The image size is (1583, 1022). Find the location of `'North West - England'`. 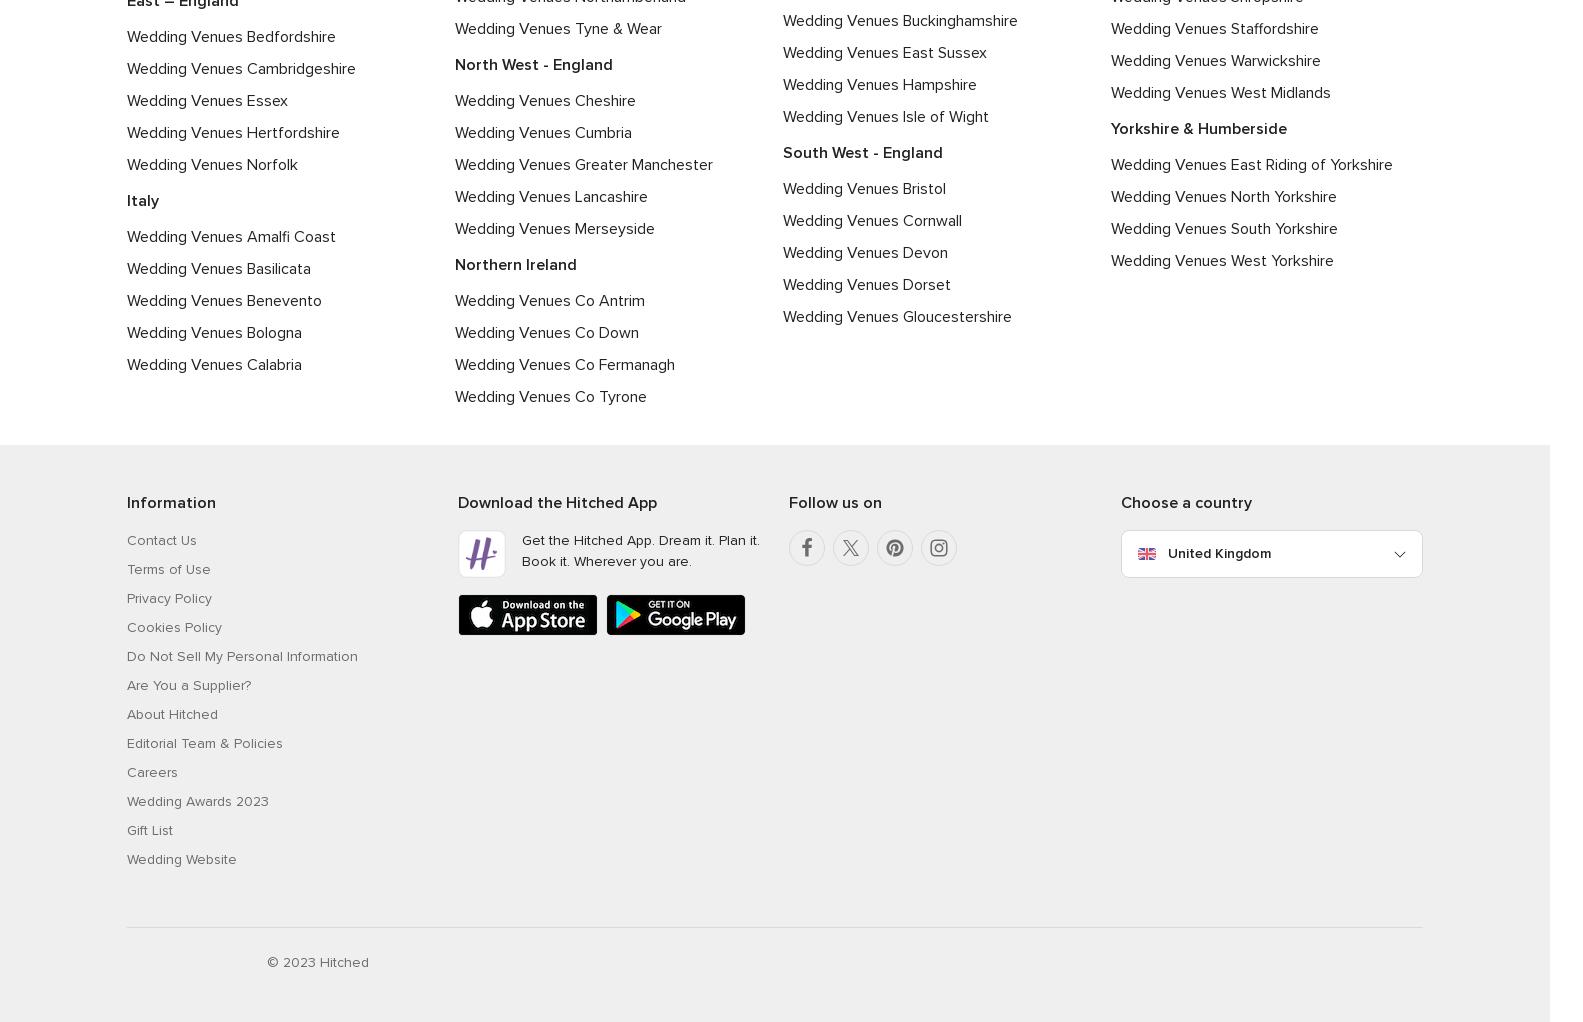

'North West - England' is located at coordinates (453, 63).